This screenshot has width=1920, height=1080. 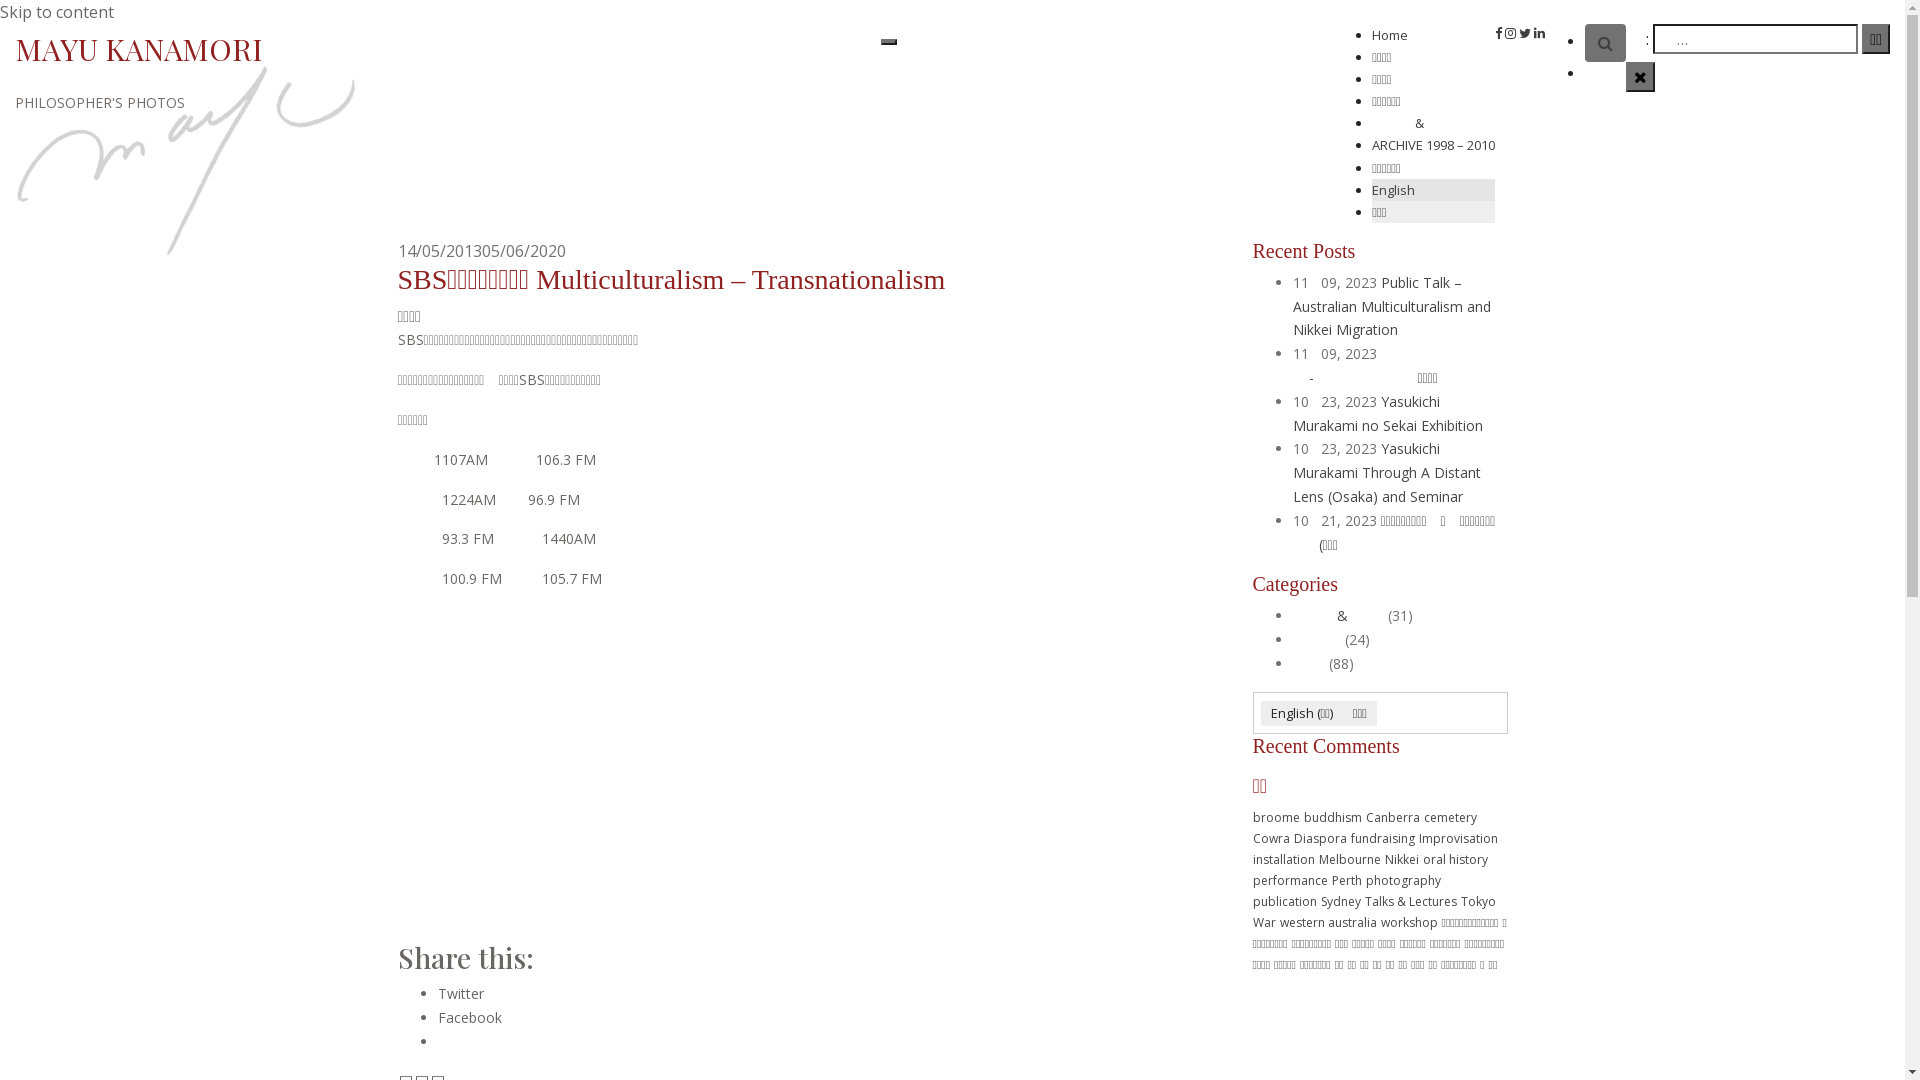 What do you see at coordinates (1432, 189) in the screenshot?
I see `'English'` at bounding box center [1432, 189].